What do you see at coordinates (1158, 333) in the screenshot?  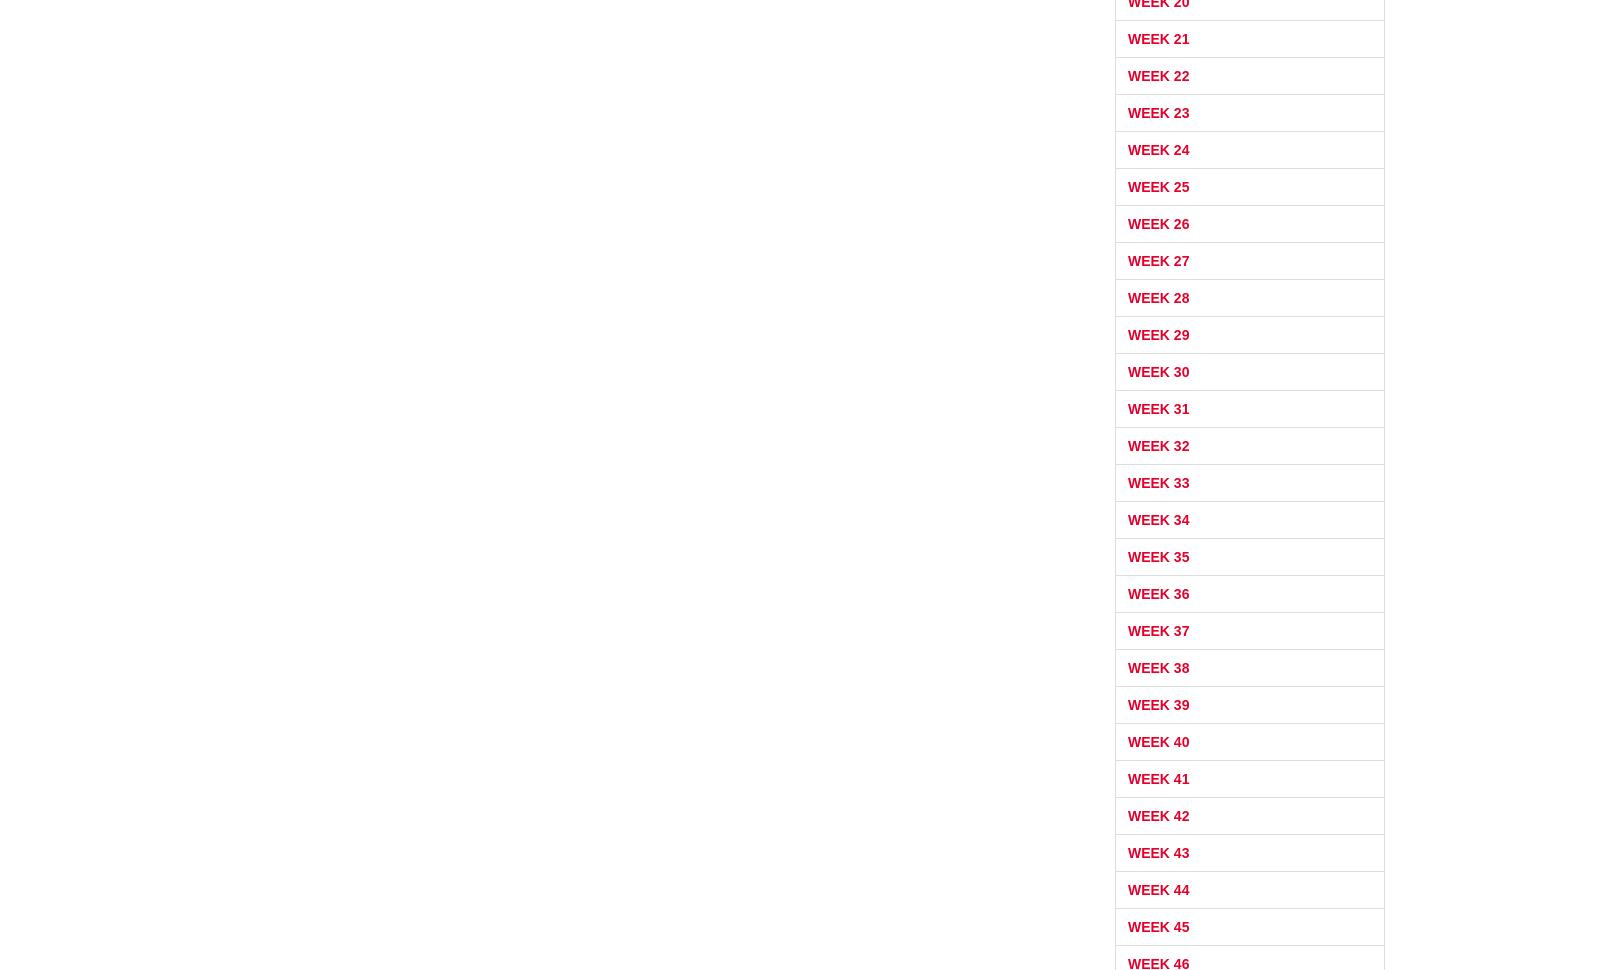 I see `'Week 29'` at bounding box center [1158, 333].